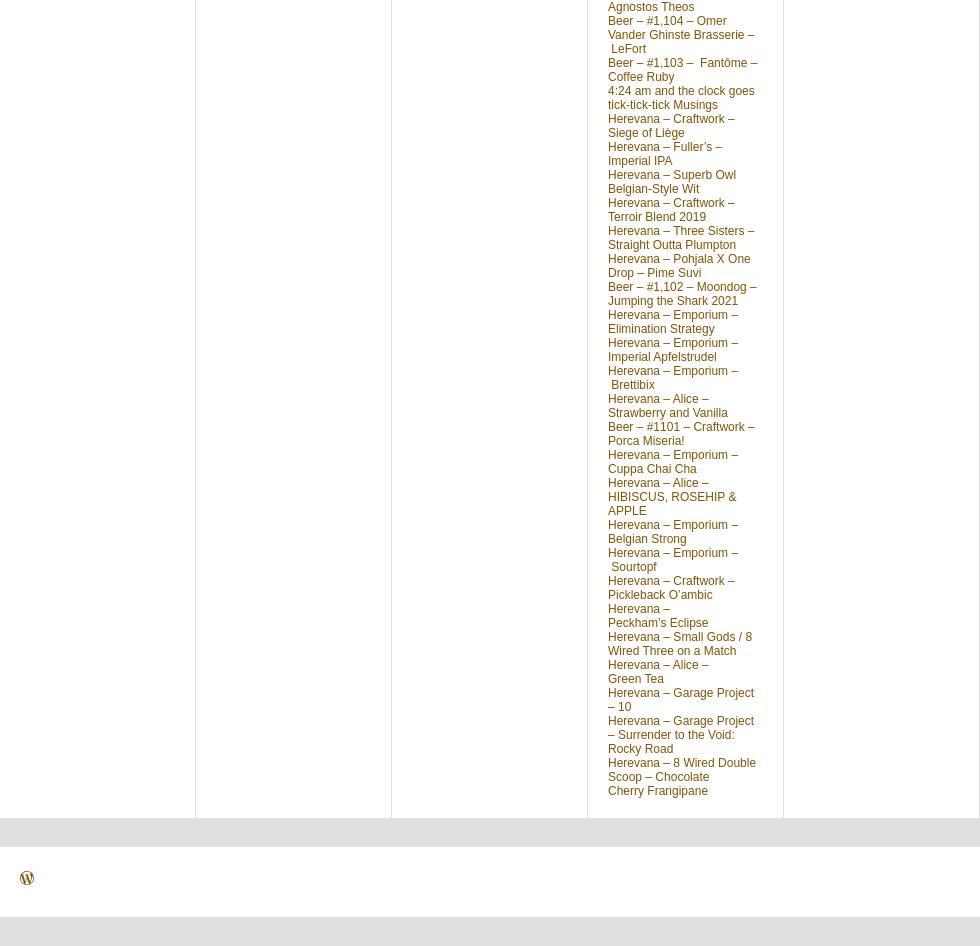 Image resolution: width=980 pixels, height=946 pixels. I want to click on 'Herevana – Emporium – Brettibix', so click(672, 378).